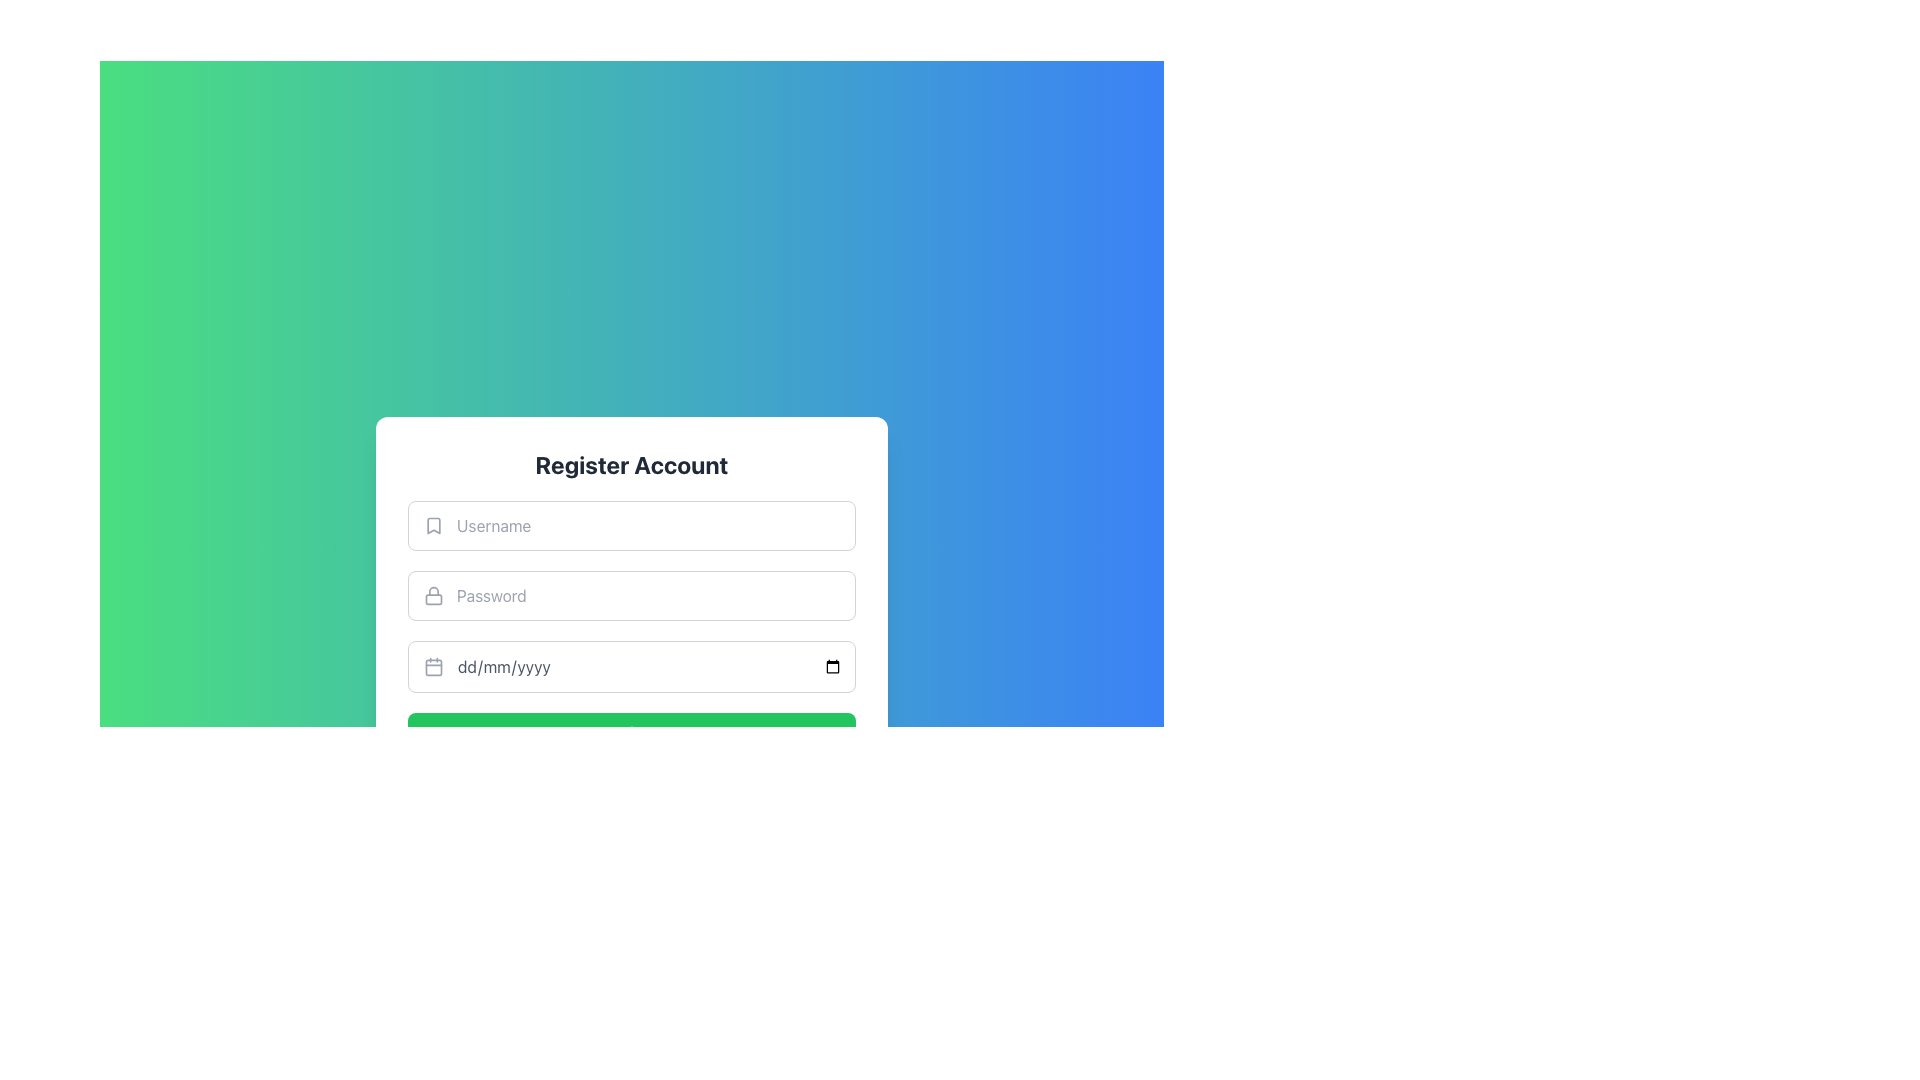 The image size is (1920, 1080). Describe the element at coordinates (432, 524) in the screenshot. I see `the small gray bookmark icon located to the left of the placeholder text 'Username' in the username input field` at that location.